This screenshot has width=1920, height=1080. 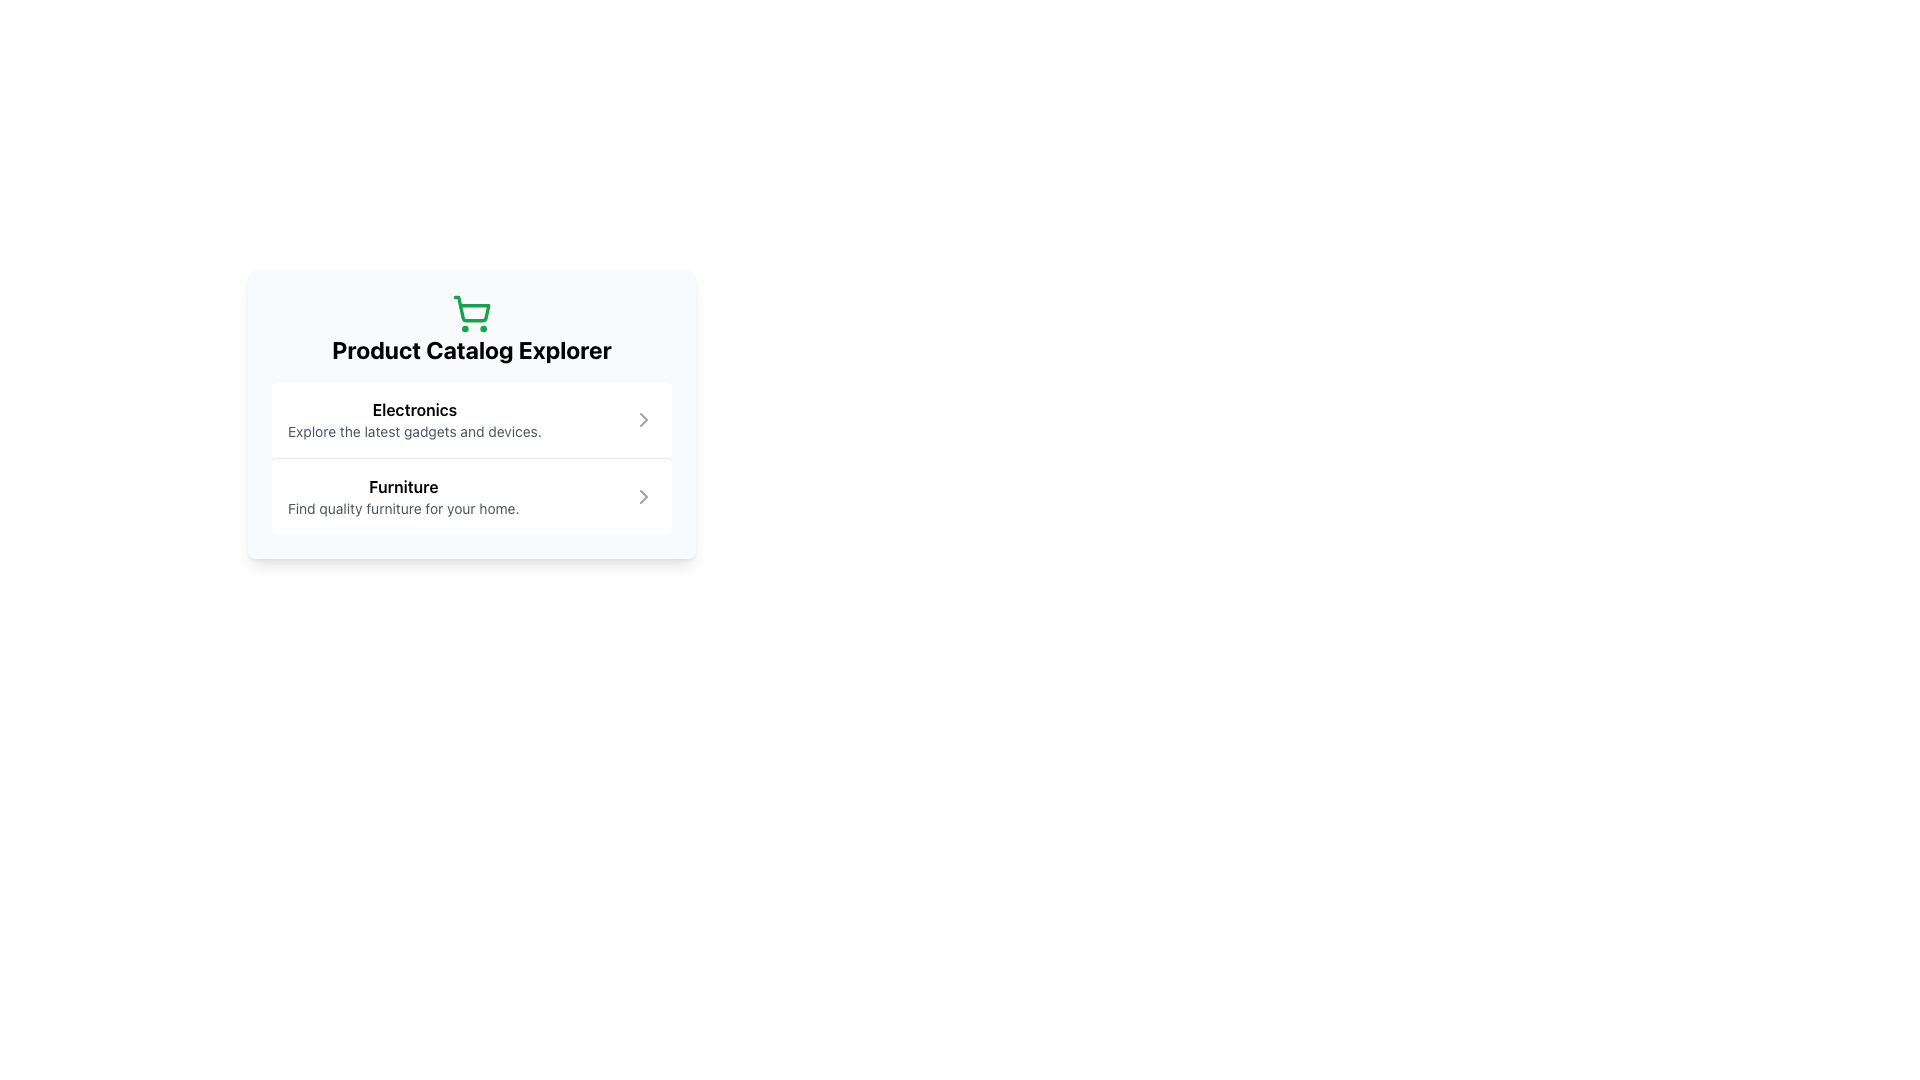 I want to click on the bold 'Furniture' heading text located at the top-center of the interface, so click(x=402, y=486).